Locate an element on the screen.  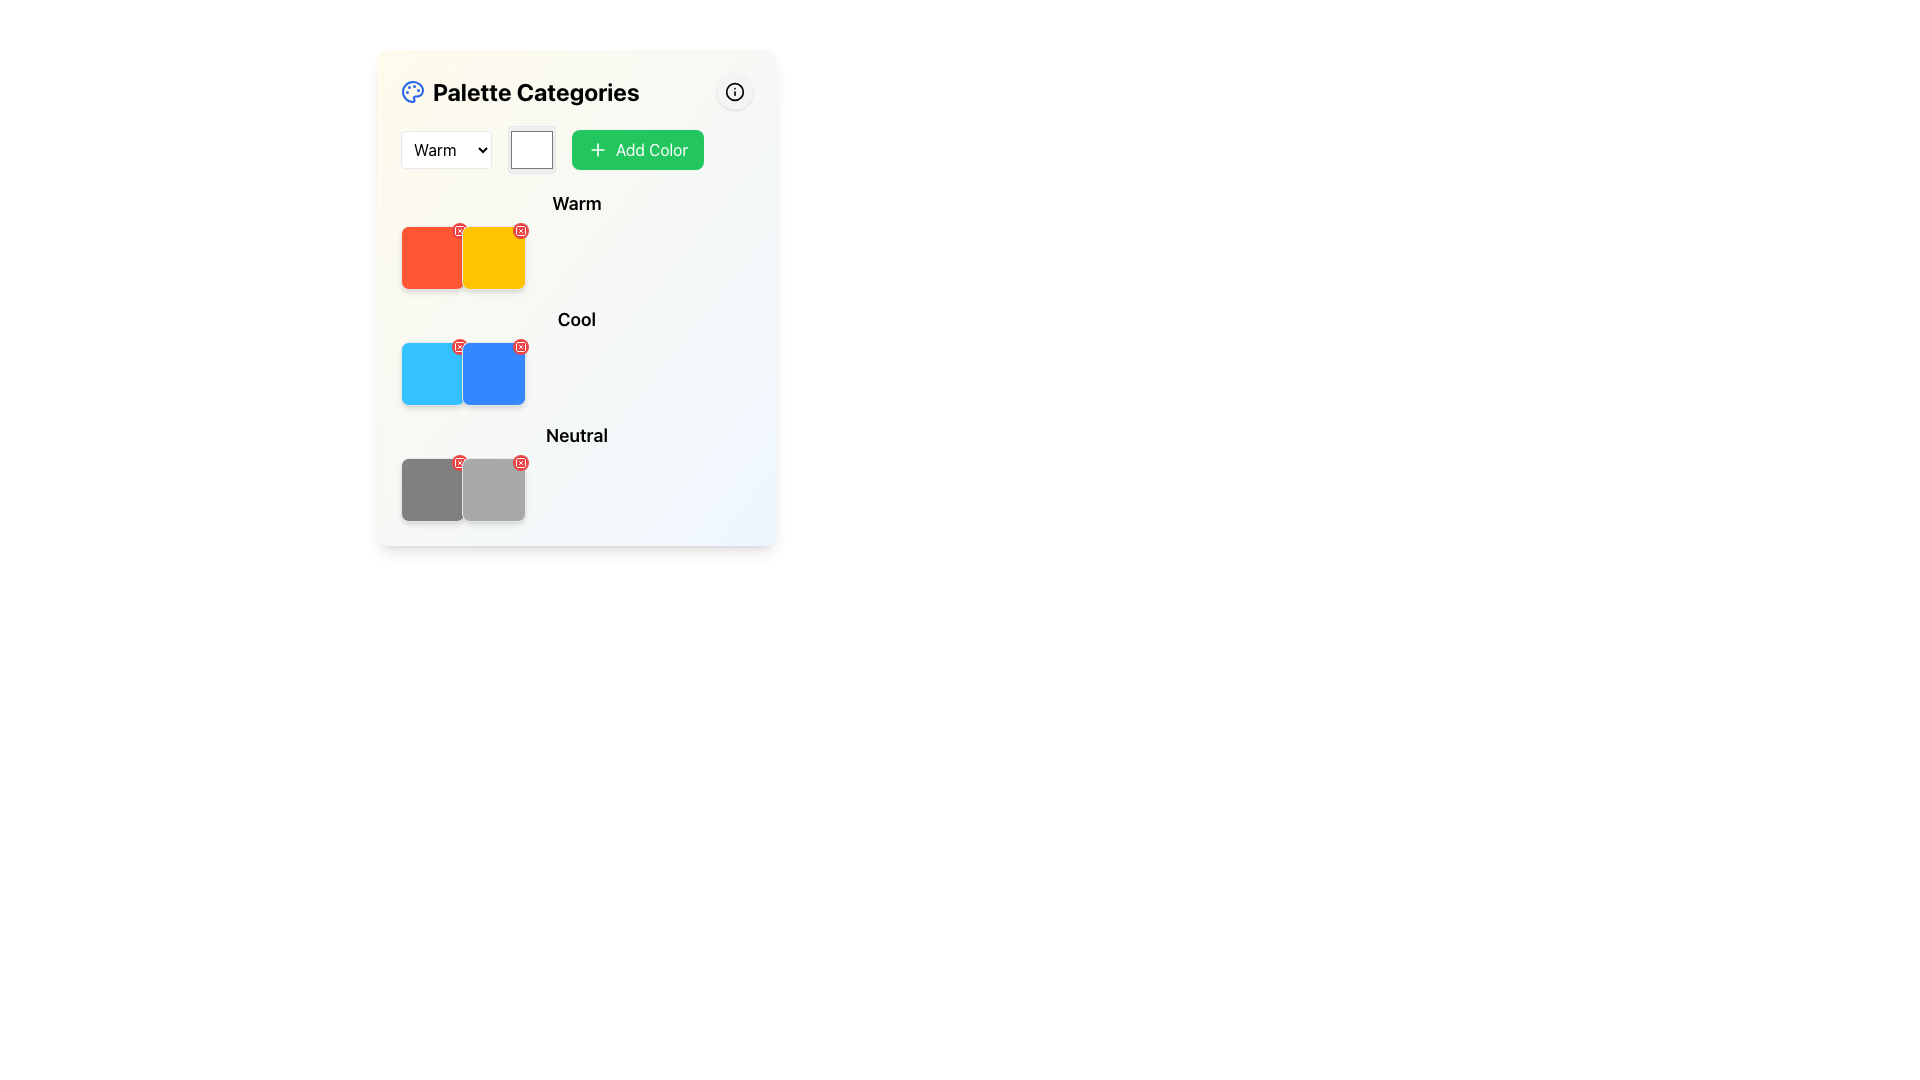
the close button icon located at the top-right corner, which is a small rectangle with rounded corners within a red circular background is located at coordinates (459, 462).